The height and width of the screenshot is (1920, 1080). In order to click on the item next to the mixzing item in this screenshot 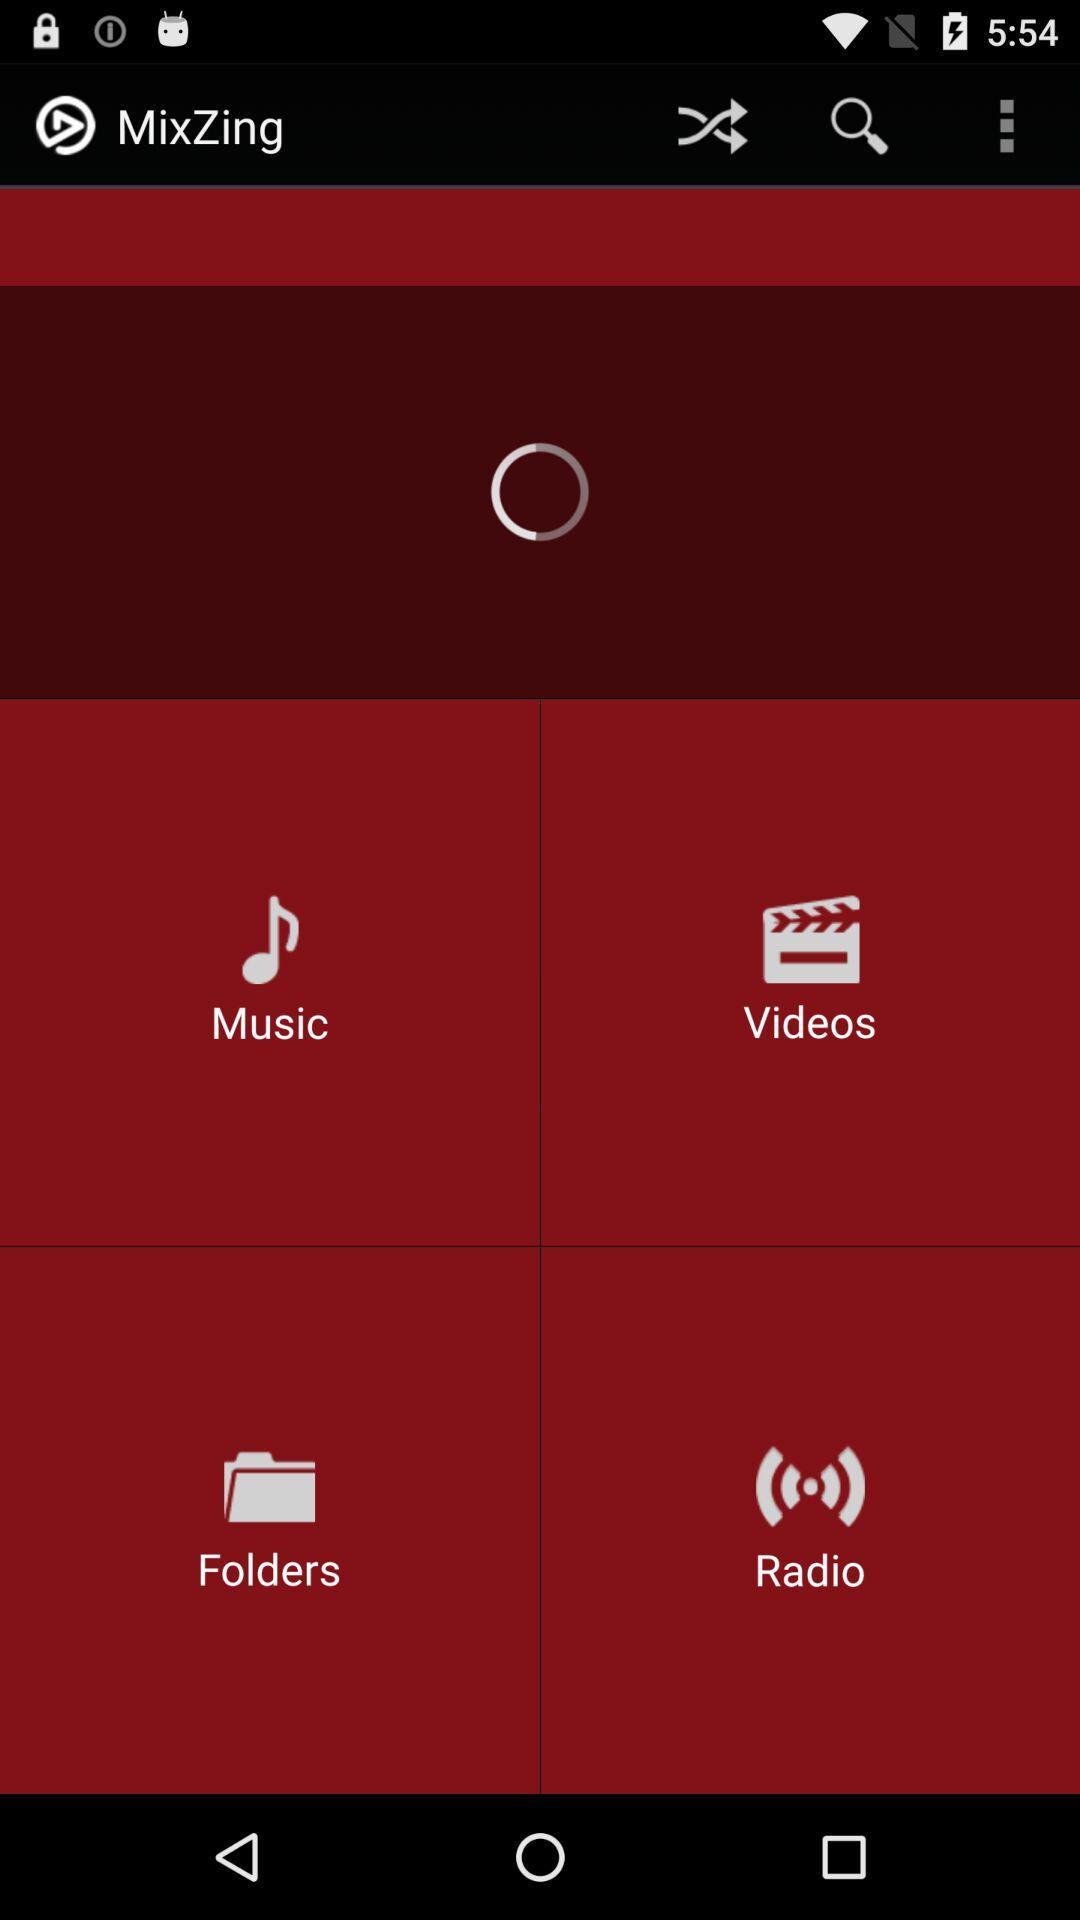, I will do `click(711, 124)`.